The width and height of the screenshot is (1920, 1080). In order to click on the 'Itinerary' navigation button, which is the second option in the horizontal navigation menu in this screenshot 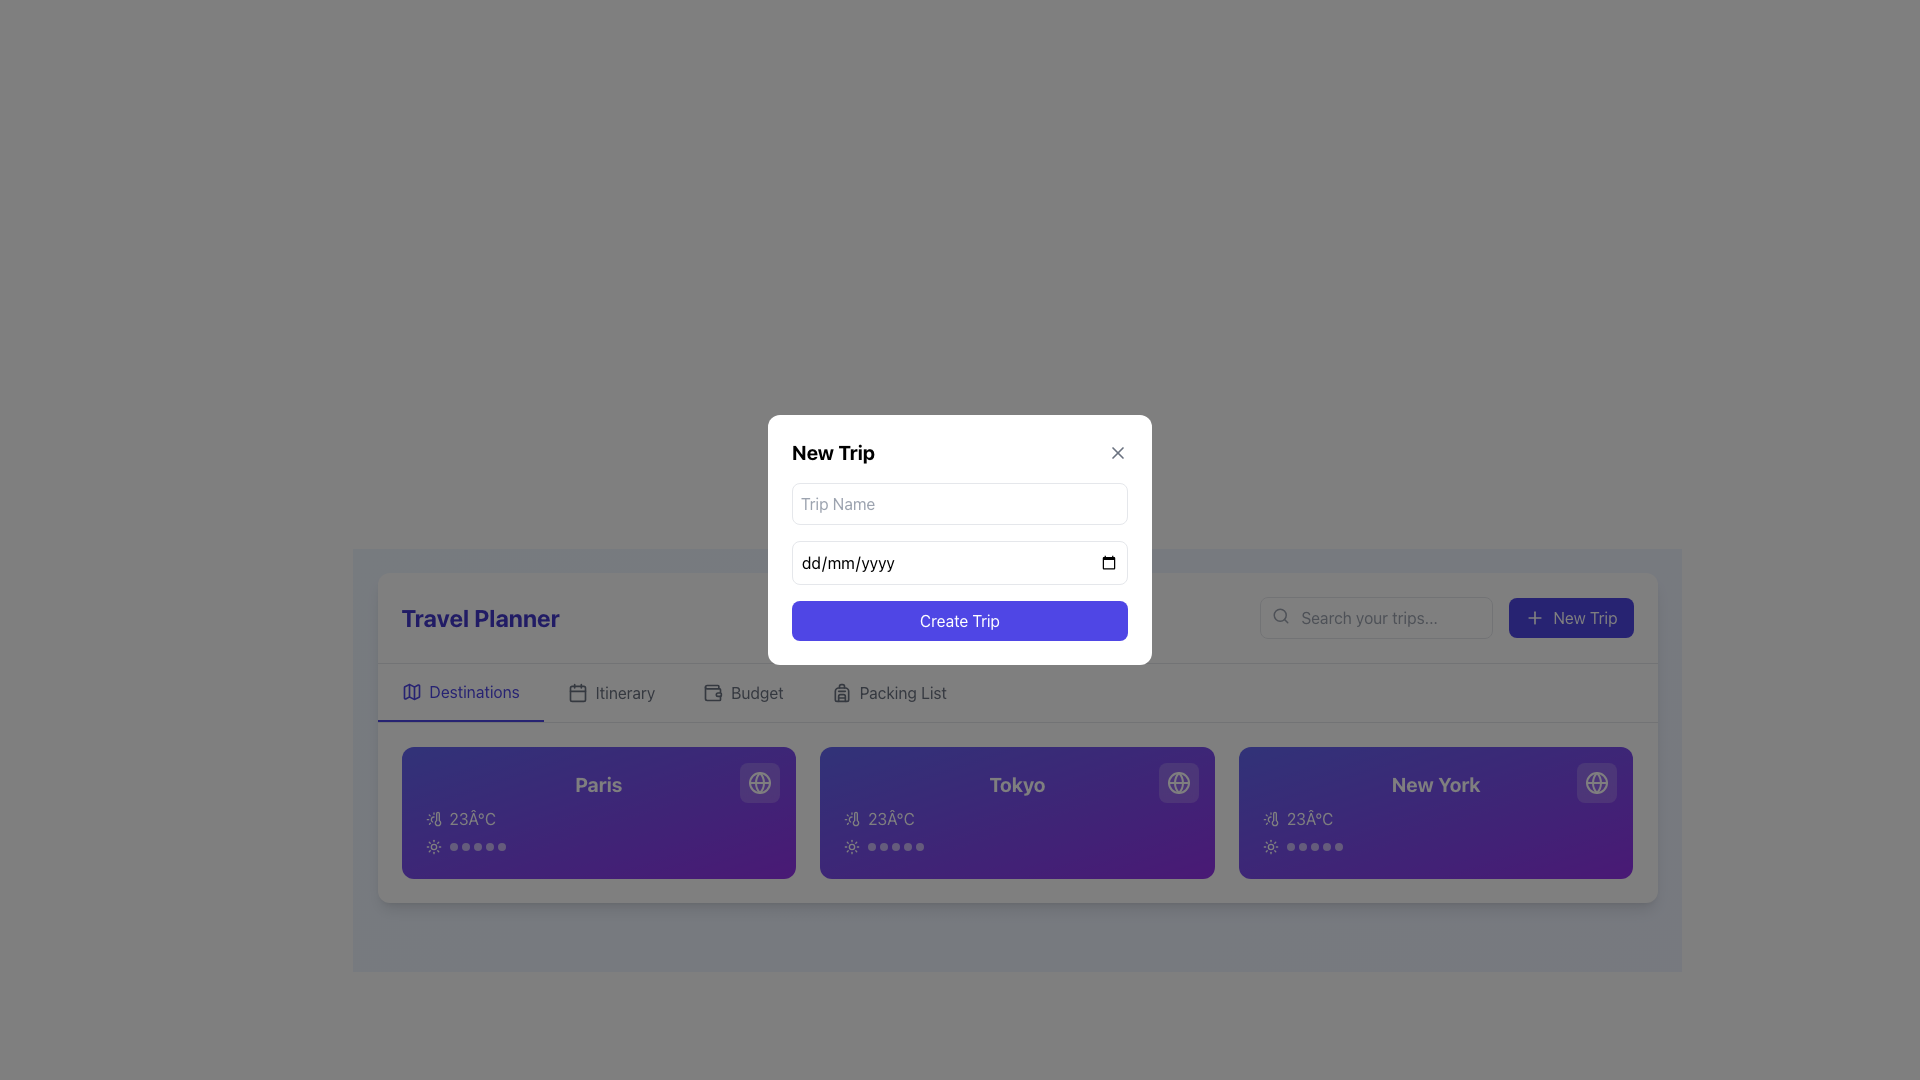, I will do `click(610, 692)`.